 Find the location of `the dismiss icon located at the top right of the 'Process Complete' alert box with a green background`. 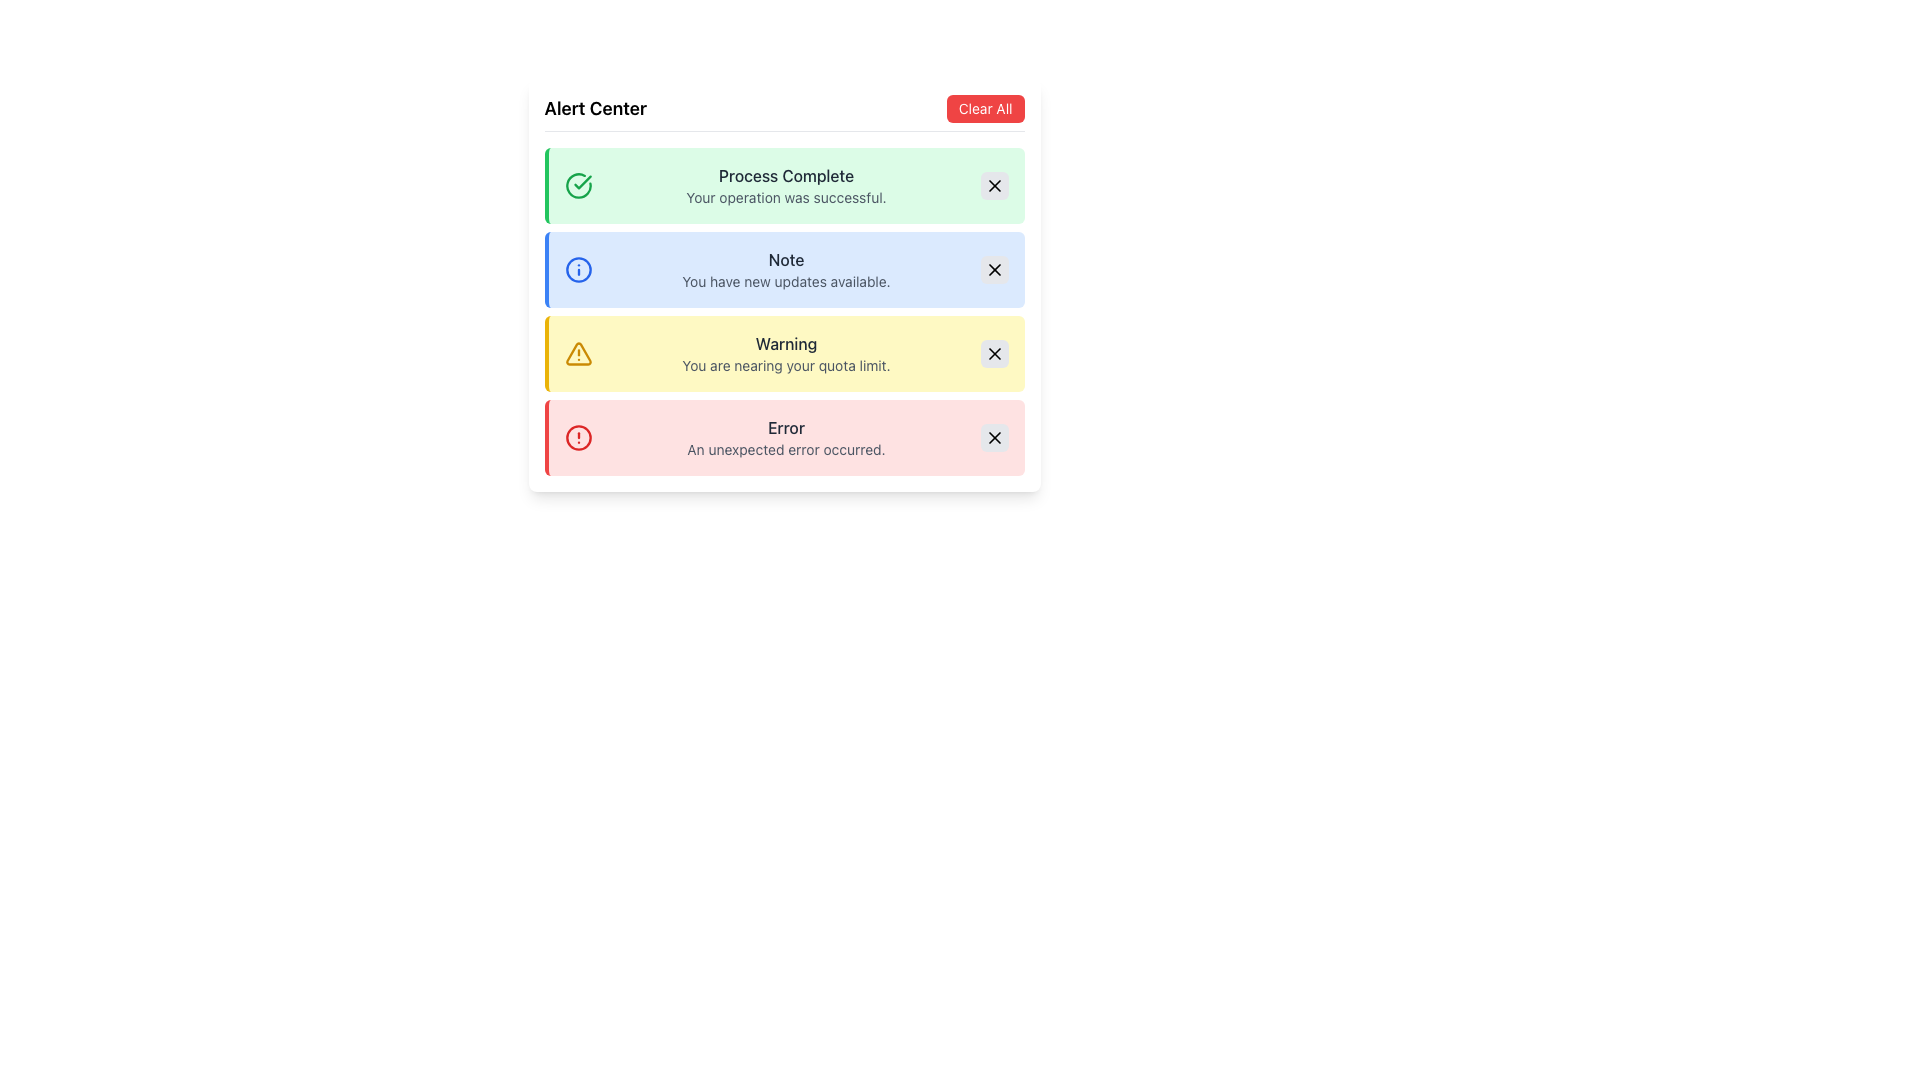

the dismiss icon located at the top right of the 'Process Complete' alert box with a green background is located at coordinates (994, 185).